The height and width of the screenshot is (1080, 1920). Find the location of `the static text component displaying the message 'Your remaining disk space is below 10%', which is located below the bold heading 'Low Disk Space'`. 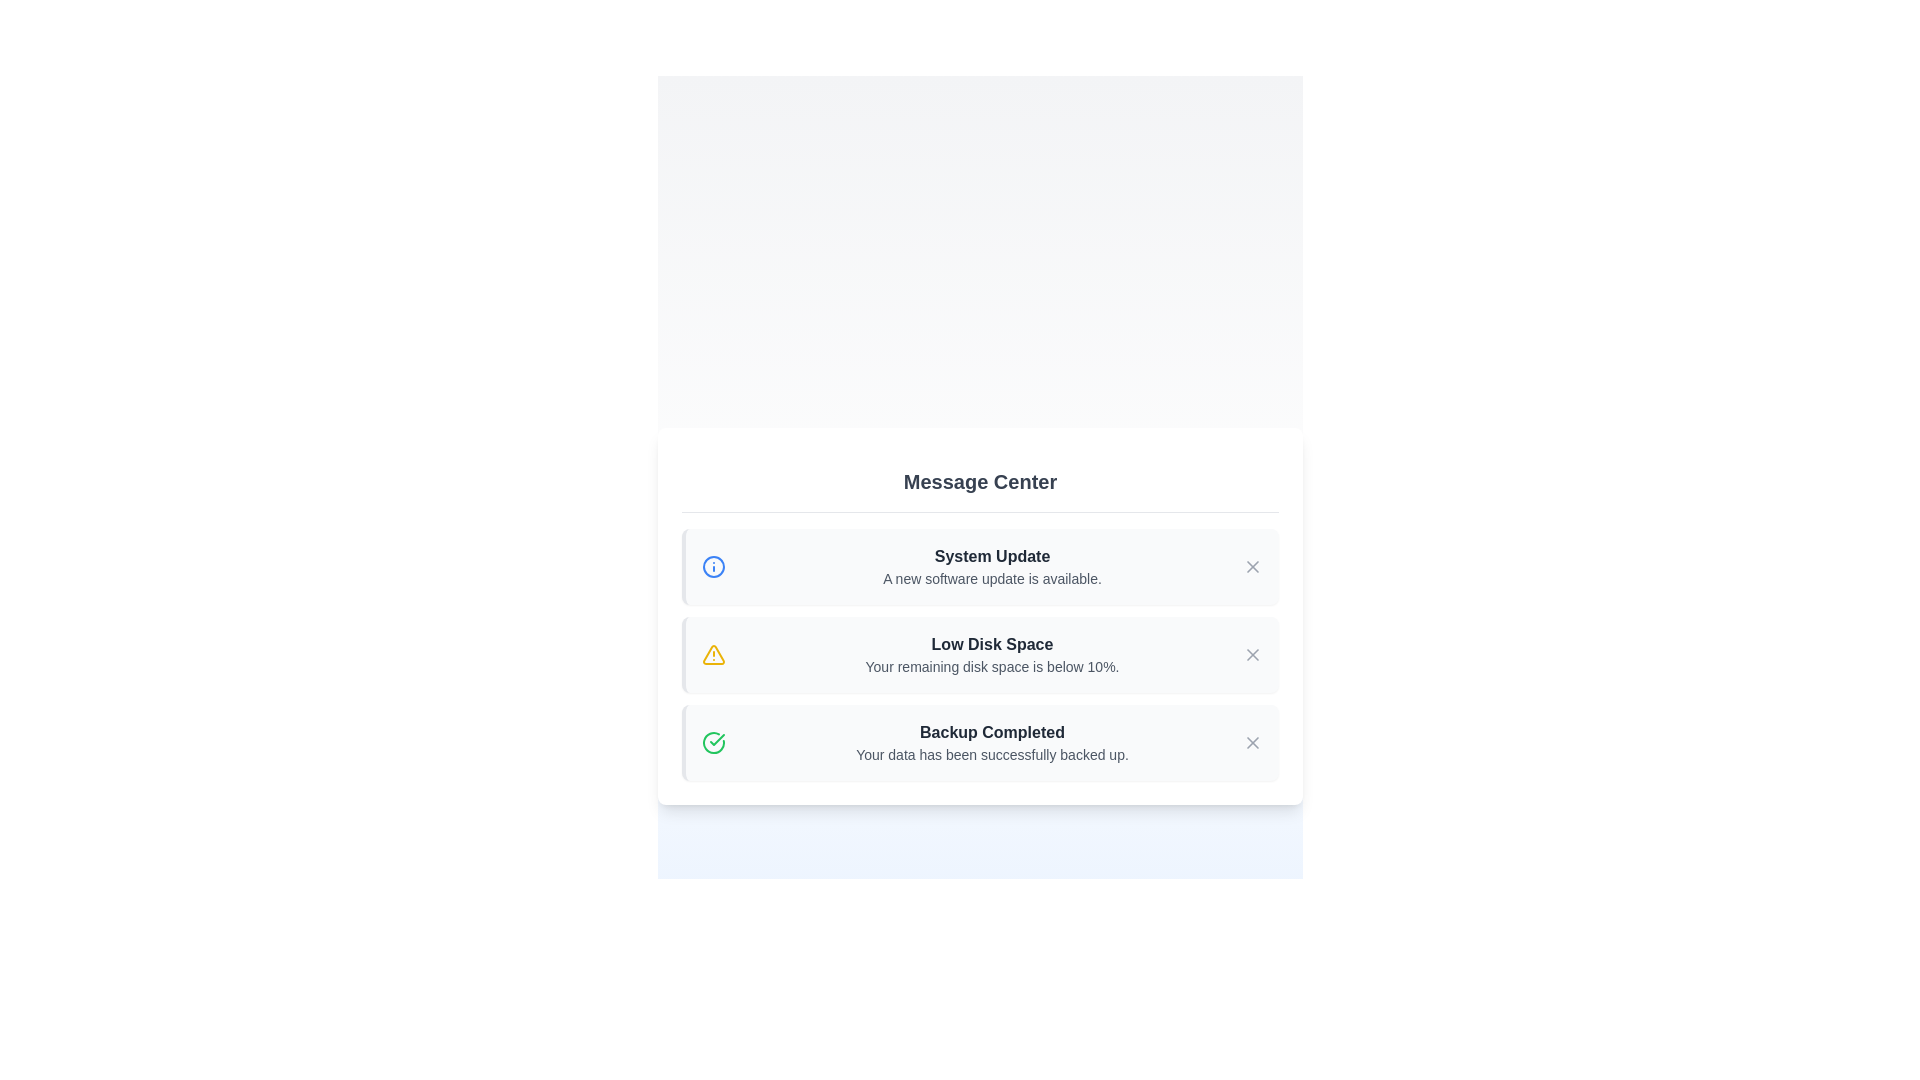

the static text component displaying the message 'Your remaining disk space is below 10%', which is located below the bold heading 'Low Disk Space' is located at coordinates (992, 666).